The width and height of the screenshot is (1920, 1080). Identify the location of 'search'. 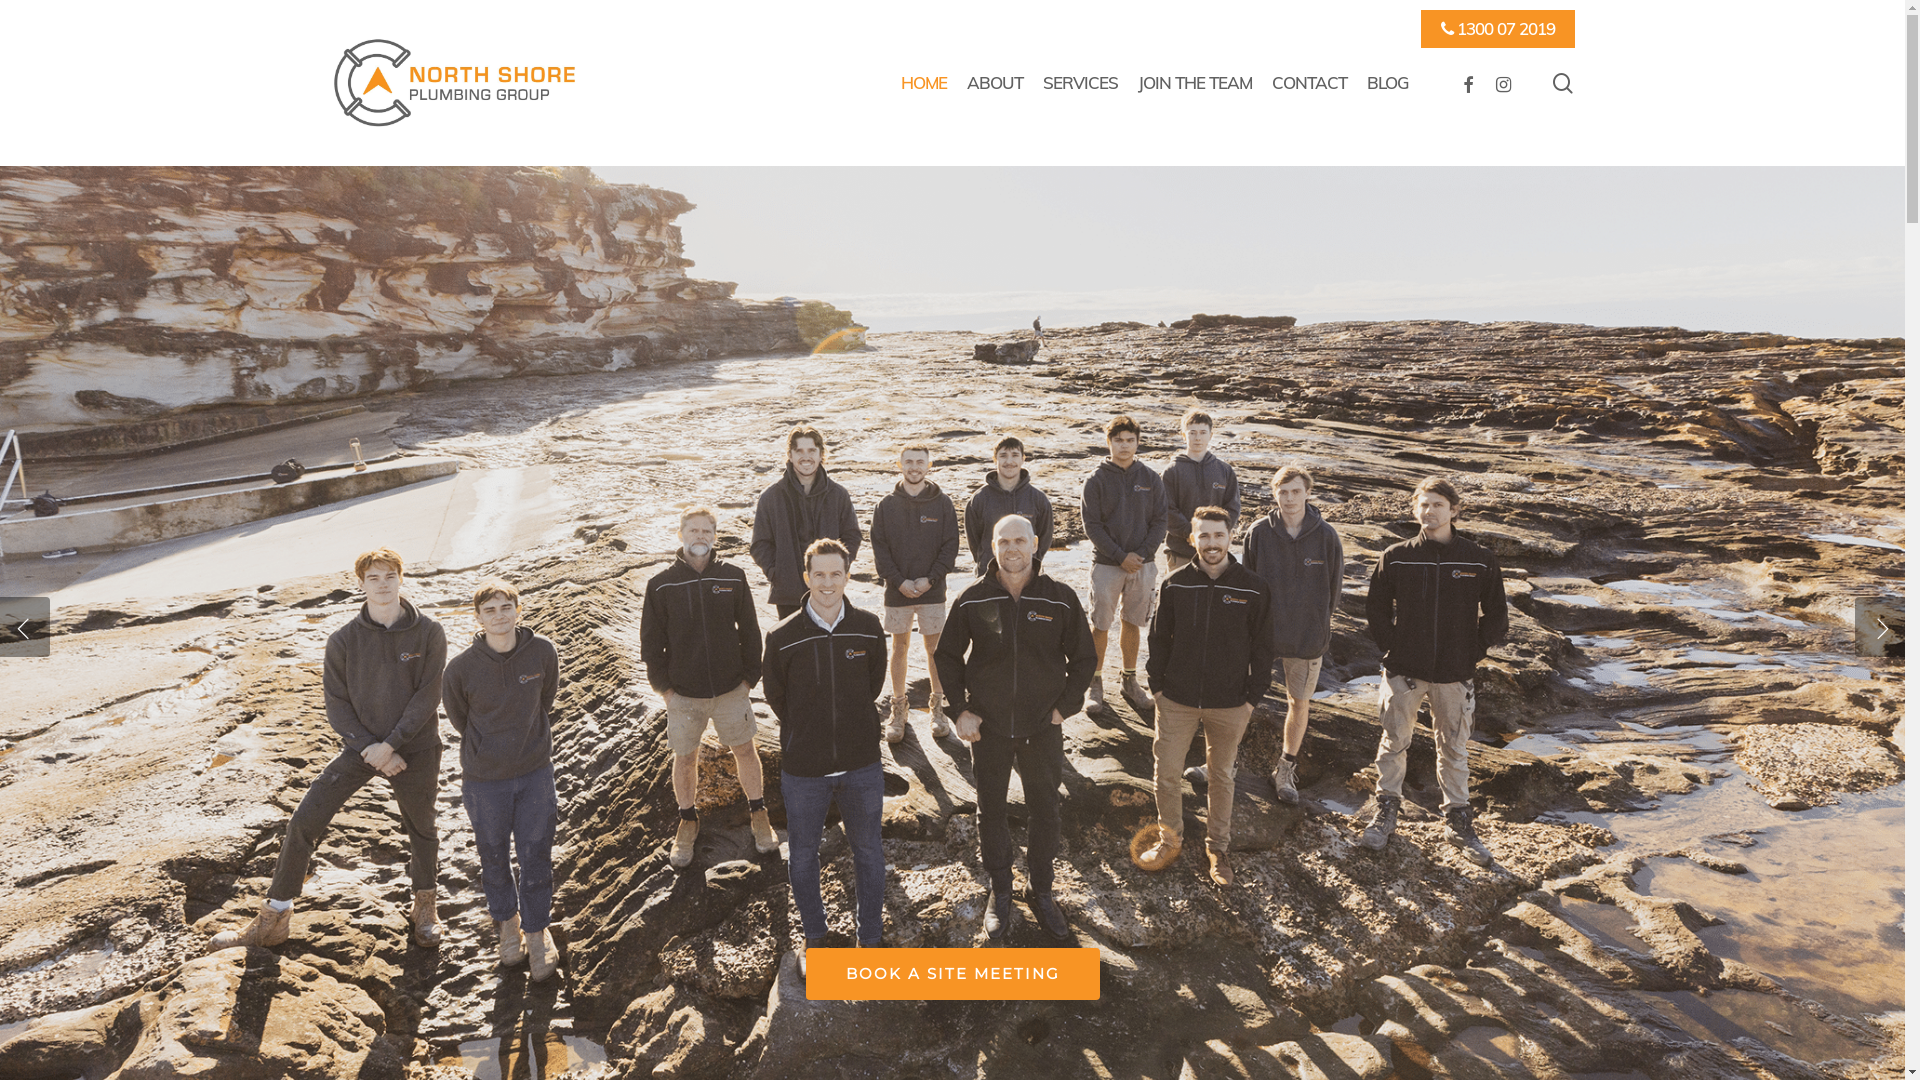
(1562, 81).